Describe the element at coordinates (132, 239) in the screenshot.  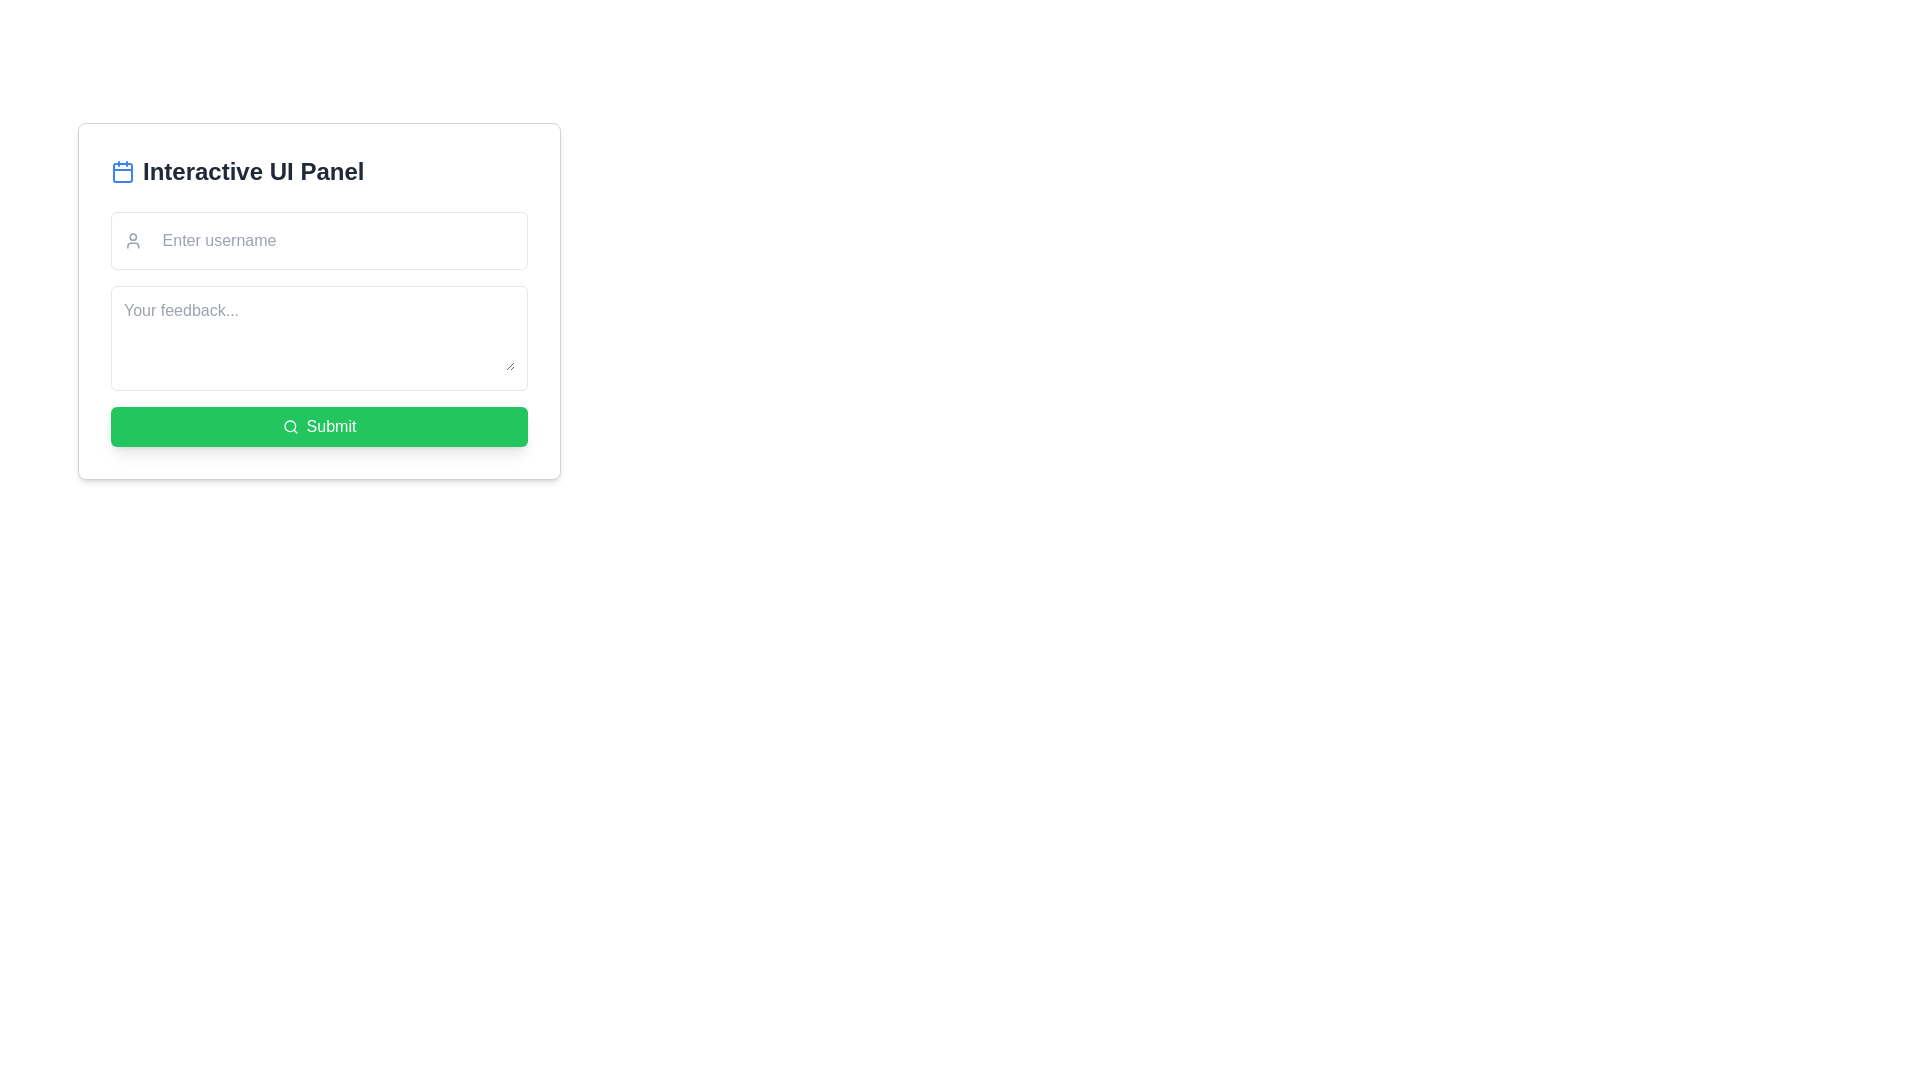
I see `the user figure icon, which is styled in gray and located to the left of the 'Enter username' text input field` at that location.